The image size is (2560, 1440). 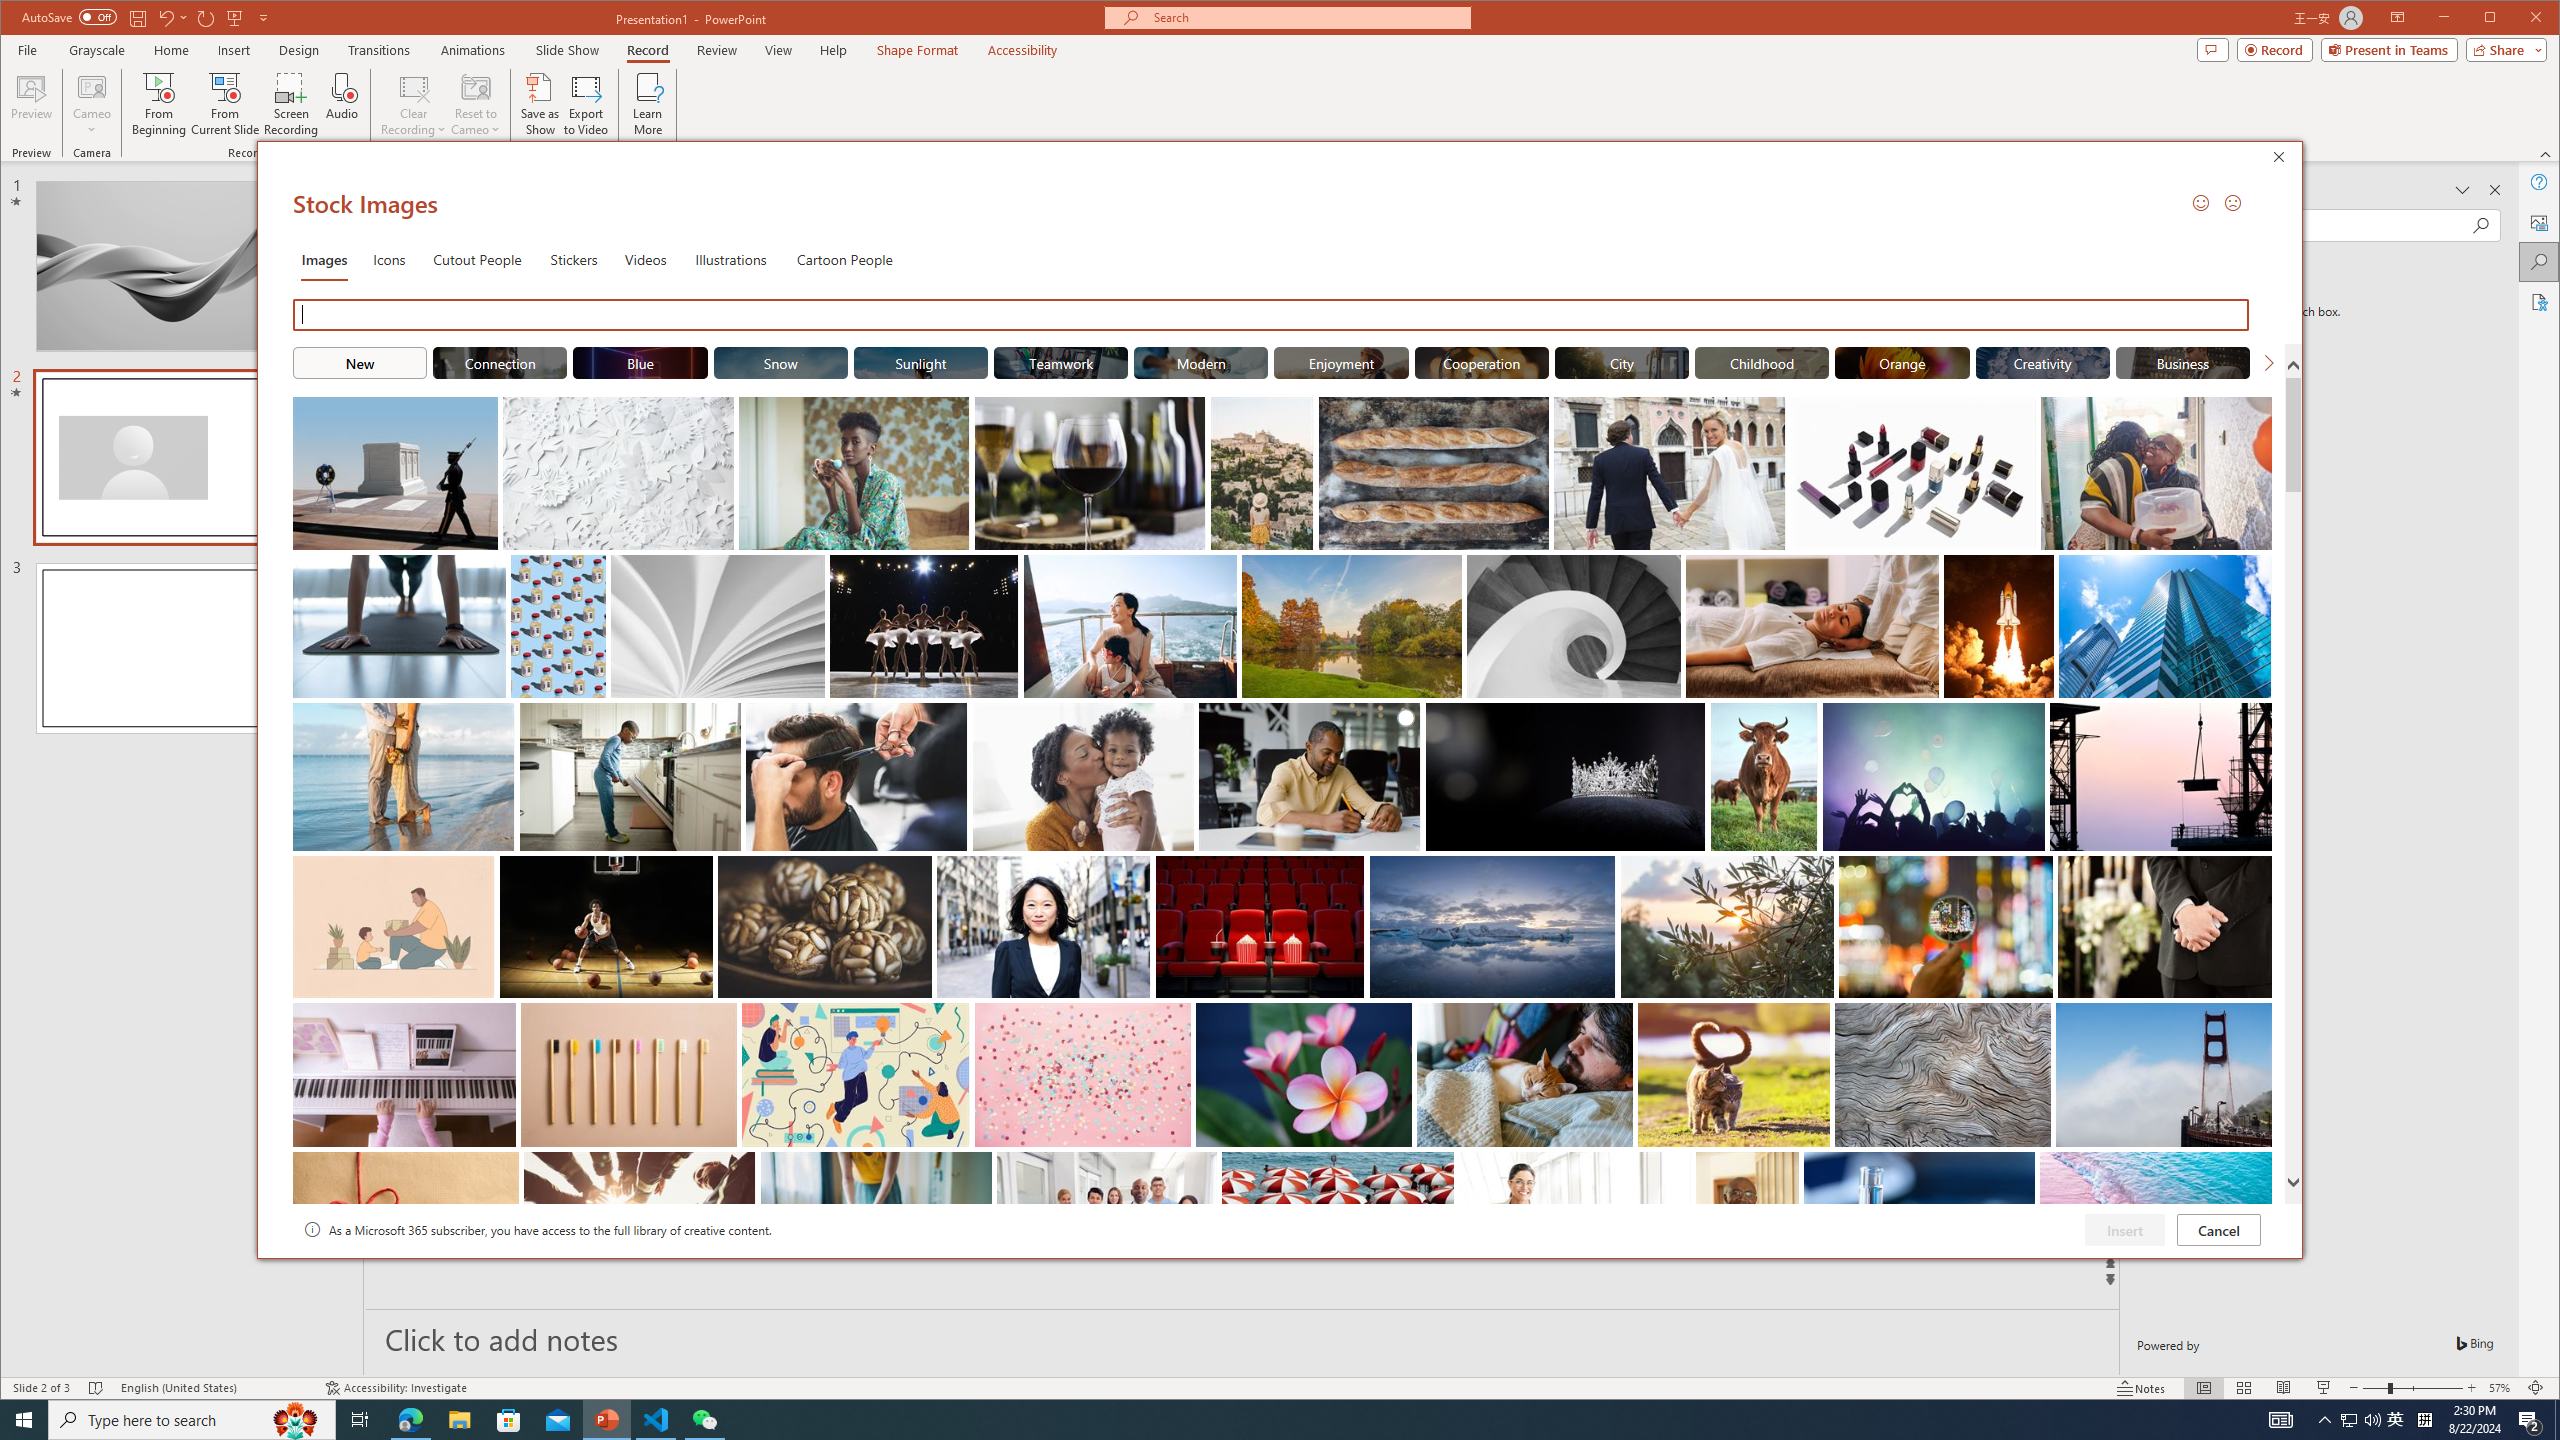 What do you see at coordinates (541, 103) in the screenshot?
I see `'Save as Show'` at bounding box center [541, 103].